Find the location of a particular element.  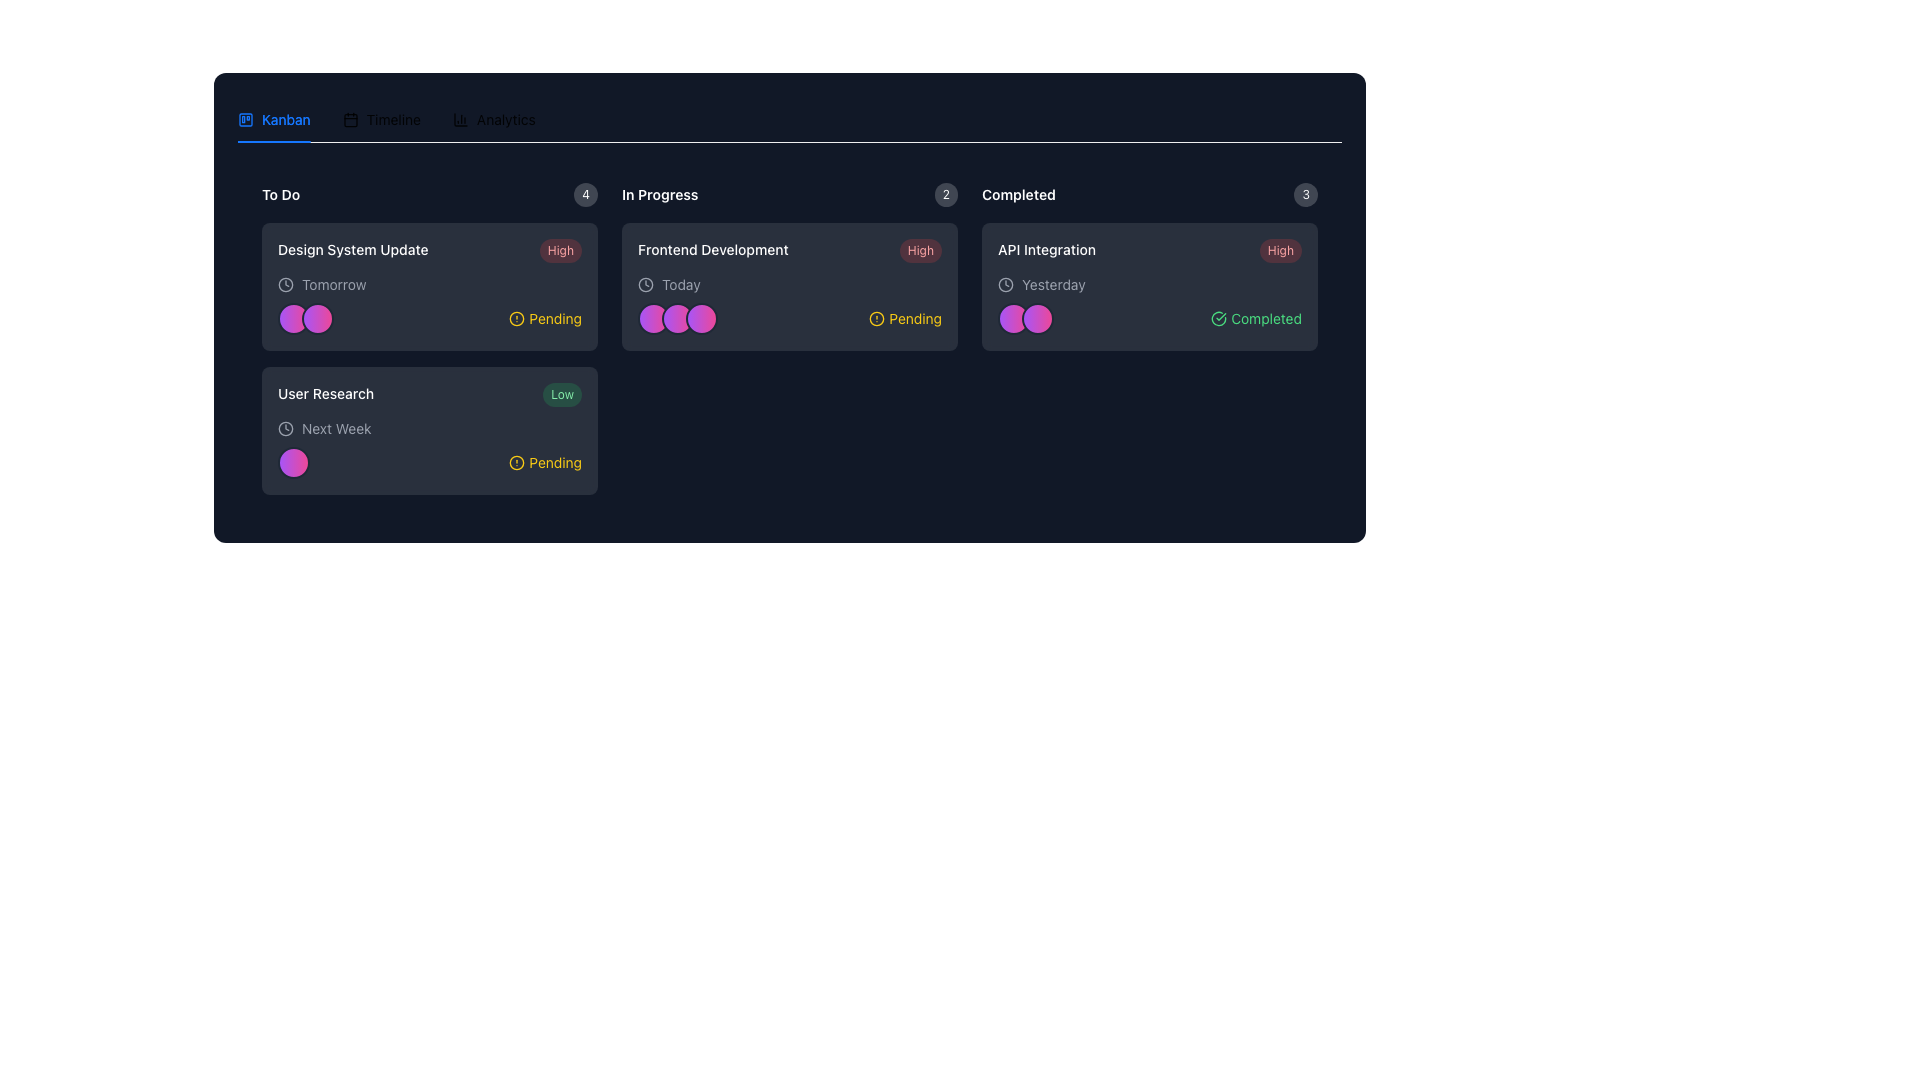

the 'Timeline' tab in the Tab Navigation Component to switch to its associated view is located at coordinates (789, 119).